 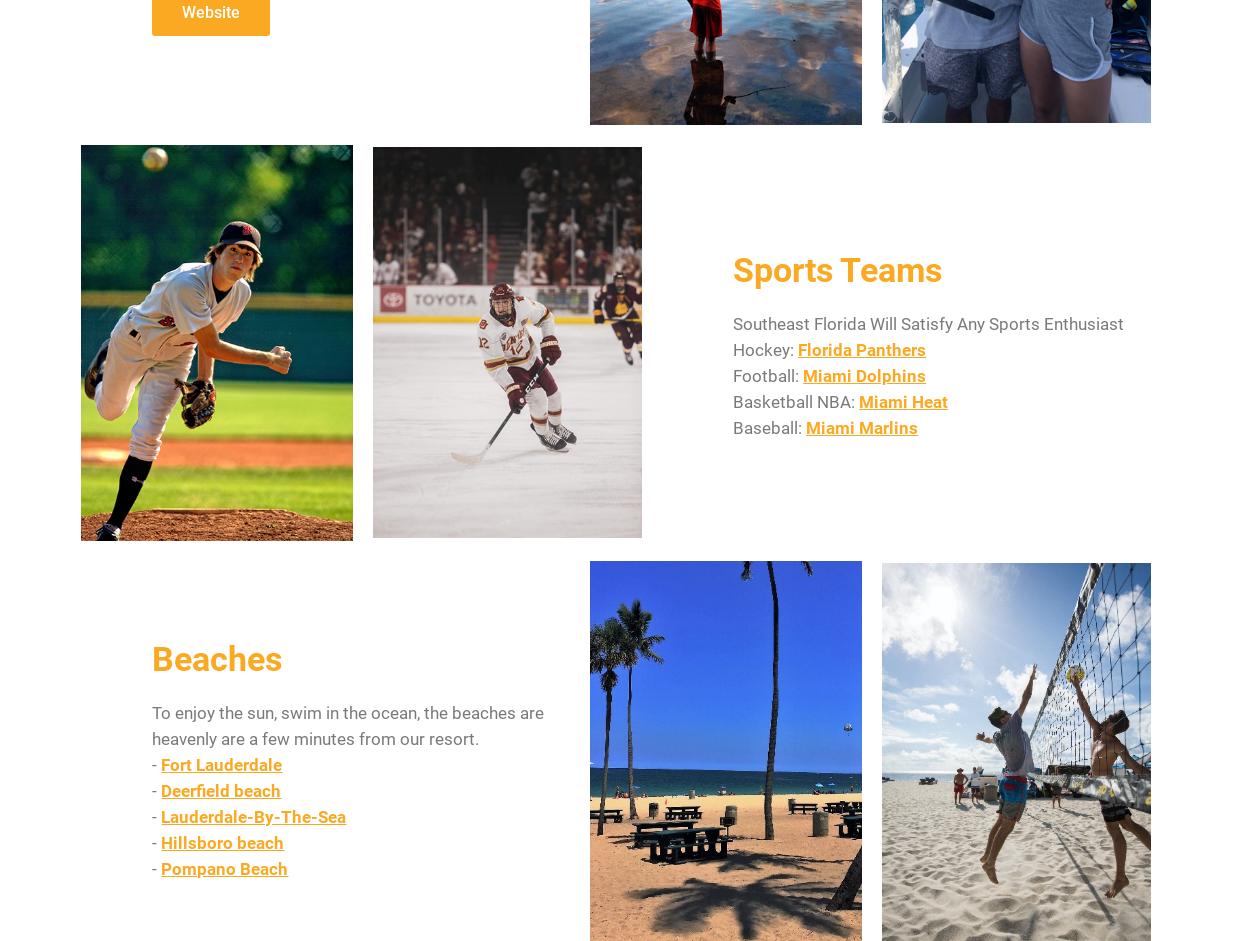 What do you see at coordinates (732, 374) in the screenshot?
I see `'Football:'` at bounding box center [732, 374].